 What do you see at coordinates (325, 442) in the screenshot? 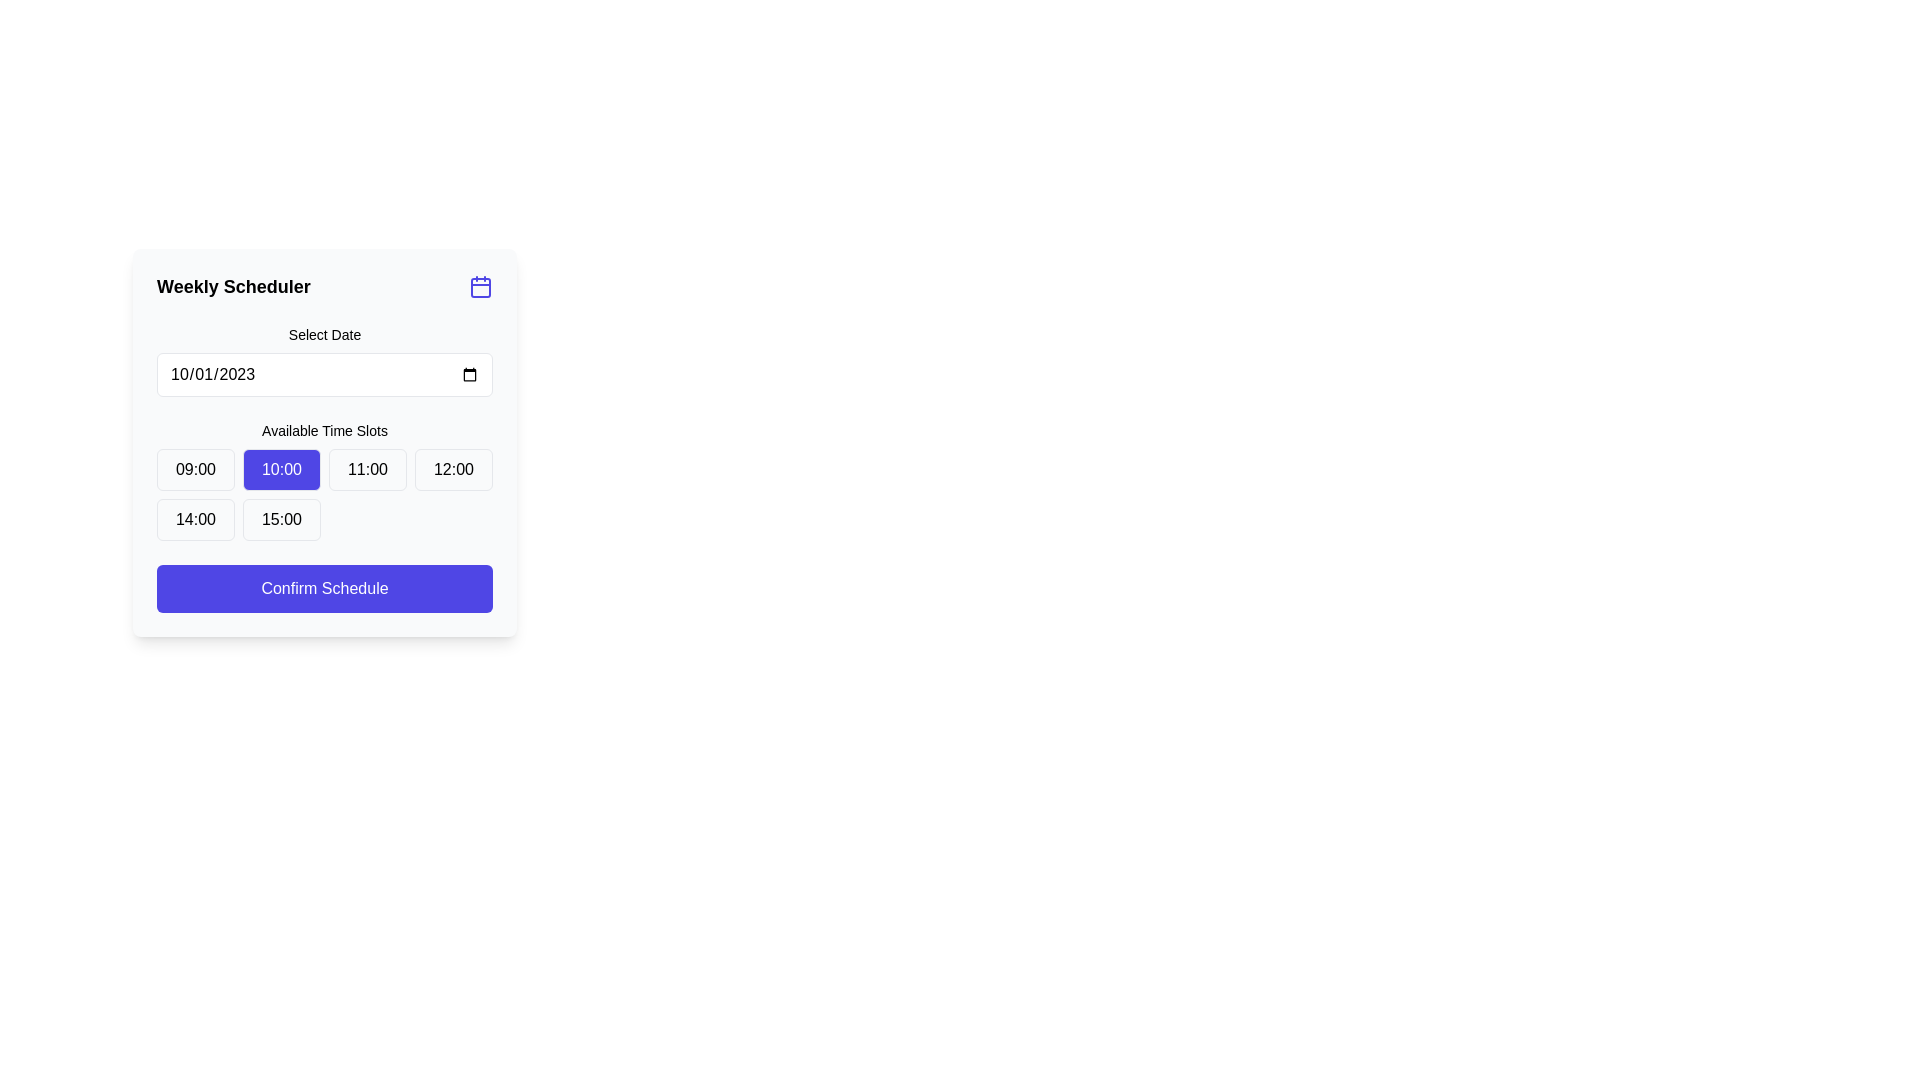
I see `the time slot button within the 'Weekly Scheduler' card-based widget` at bounding box center [325, 442].